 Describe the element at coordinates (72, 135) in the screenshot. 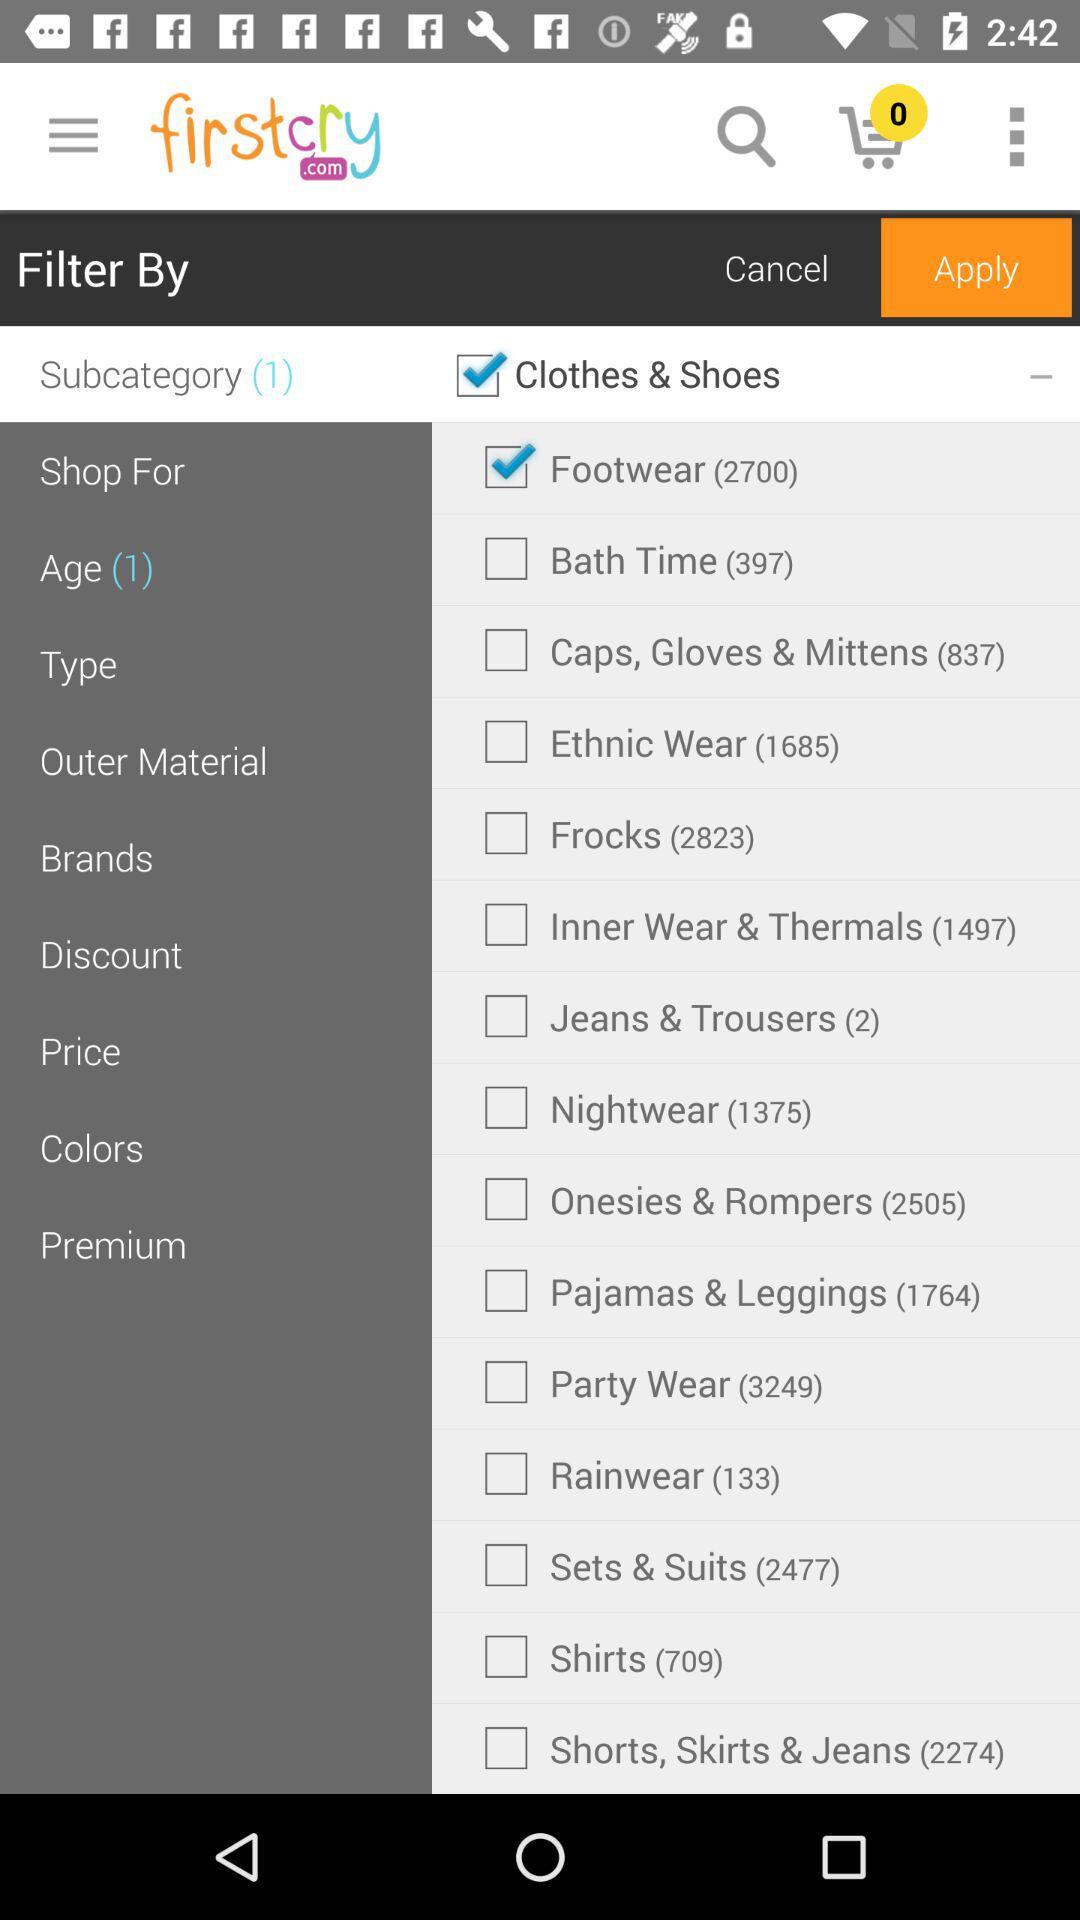

I see `item above the filter by icon` at that location.